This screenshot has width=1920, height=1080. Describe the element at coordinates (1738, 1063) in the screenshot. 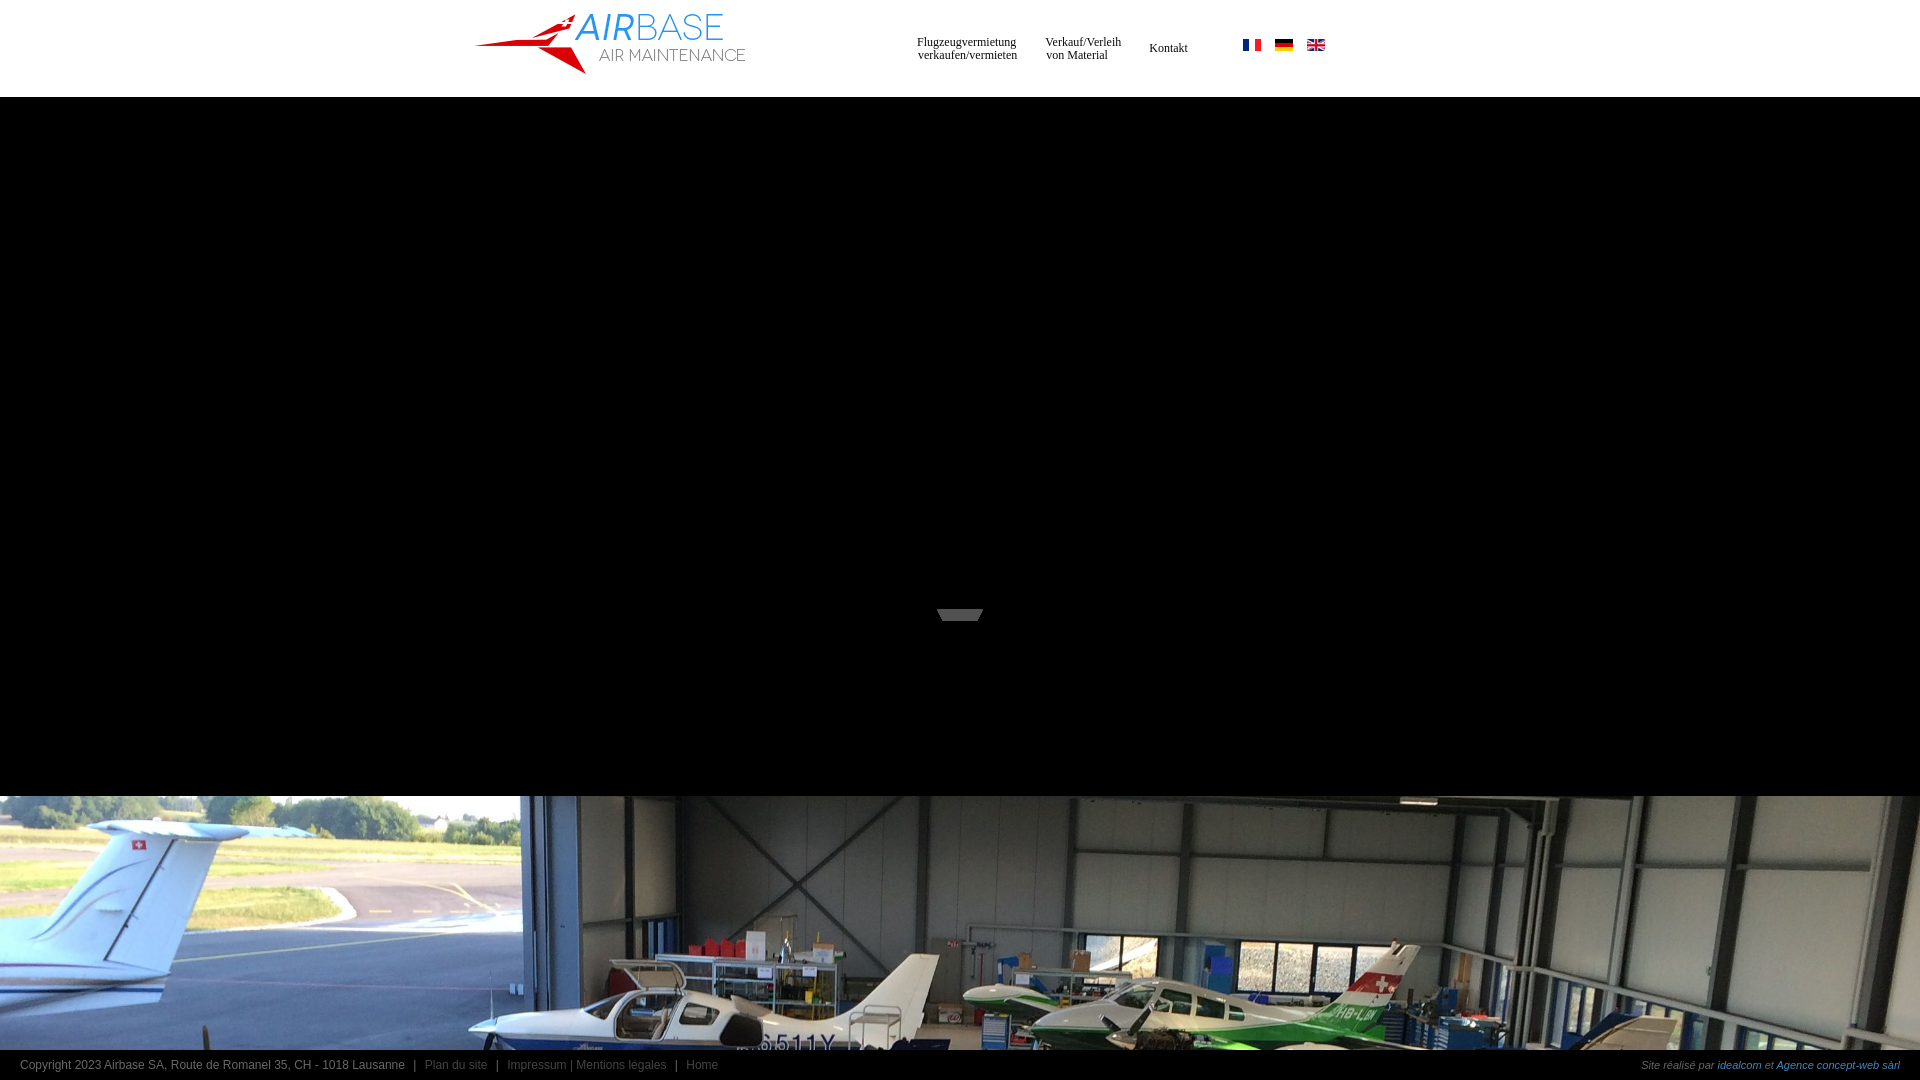

I see `'idealcom'` at that location.